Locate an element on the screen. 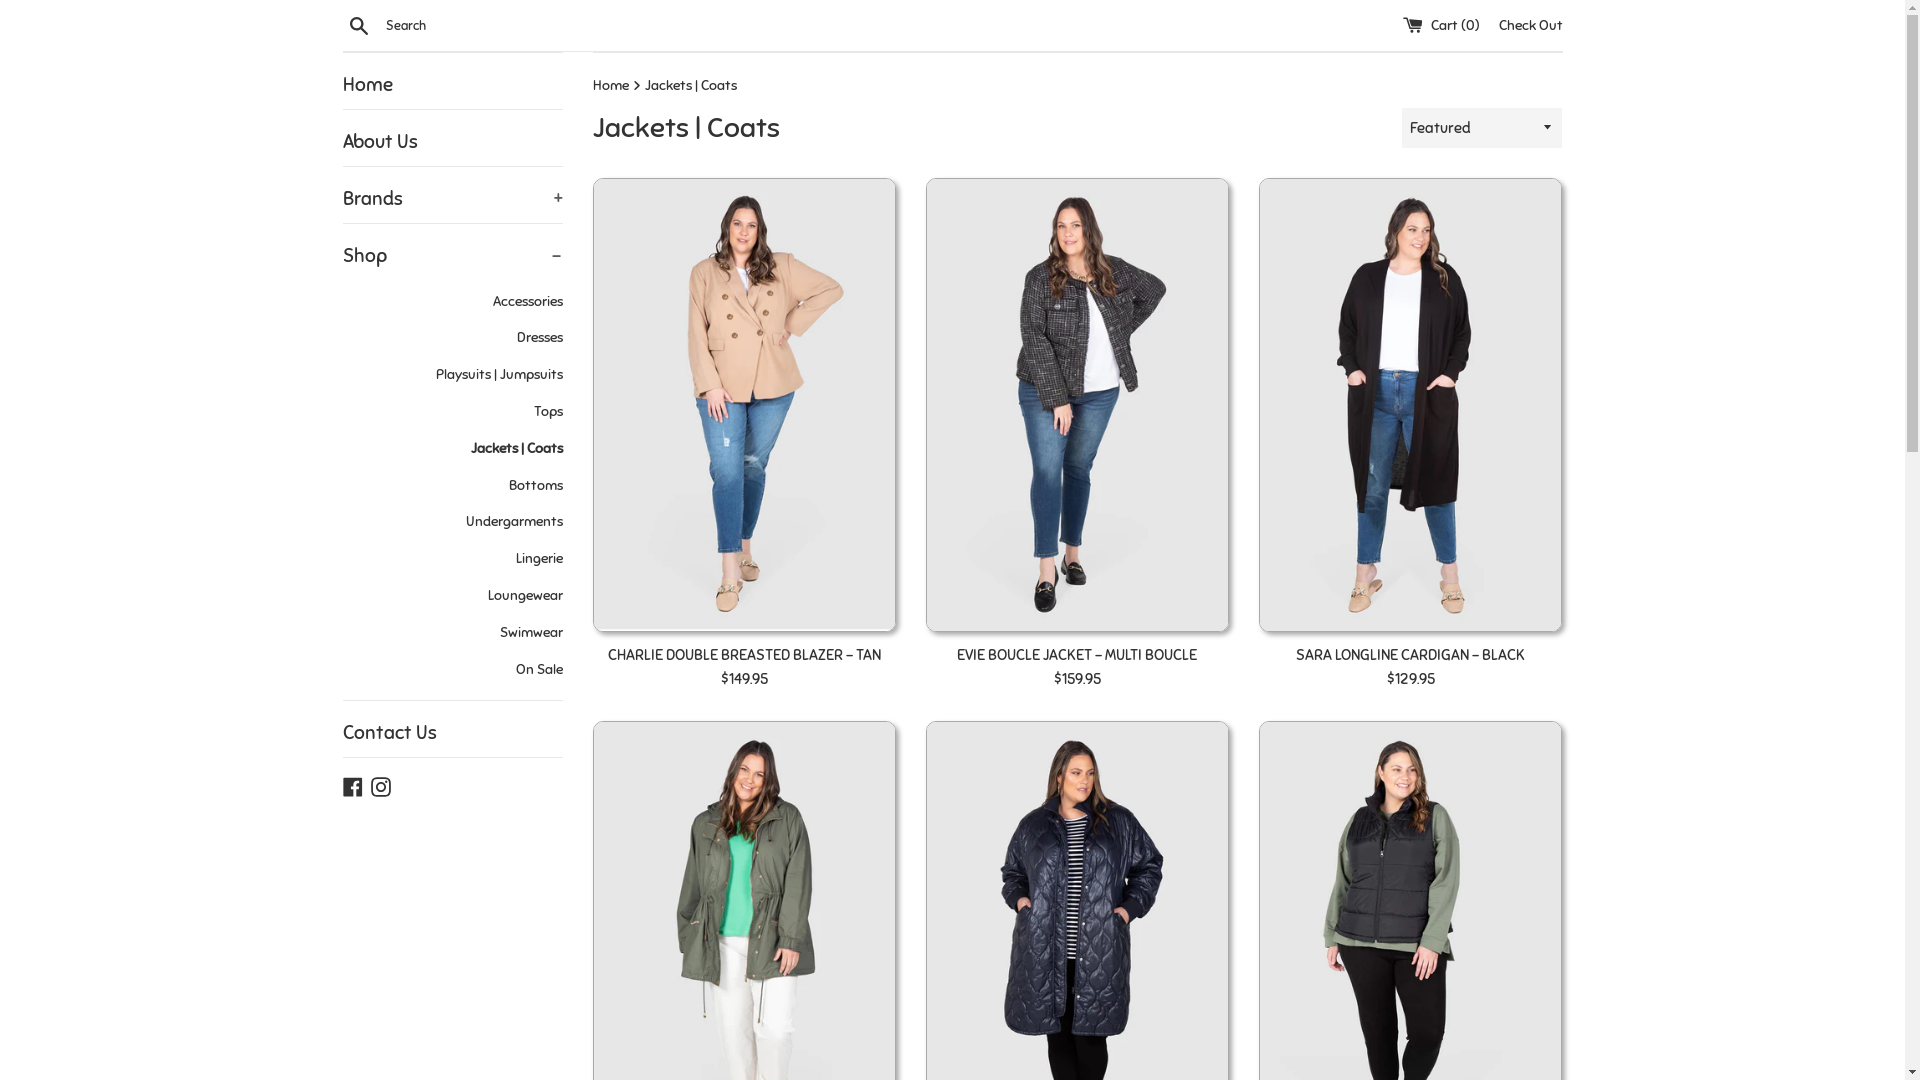 This screenshot has width=1920, height=1080. 'Accessories' is located at coordinates (341, 302).